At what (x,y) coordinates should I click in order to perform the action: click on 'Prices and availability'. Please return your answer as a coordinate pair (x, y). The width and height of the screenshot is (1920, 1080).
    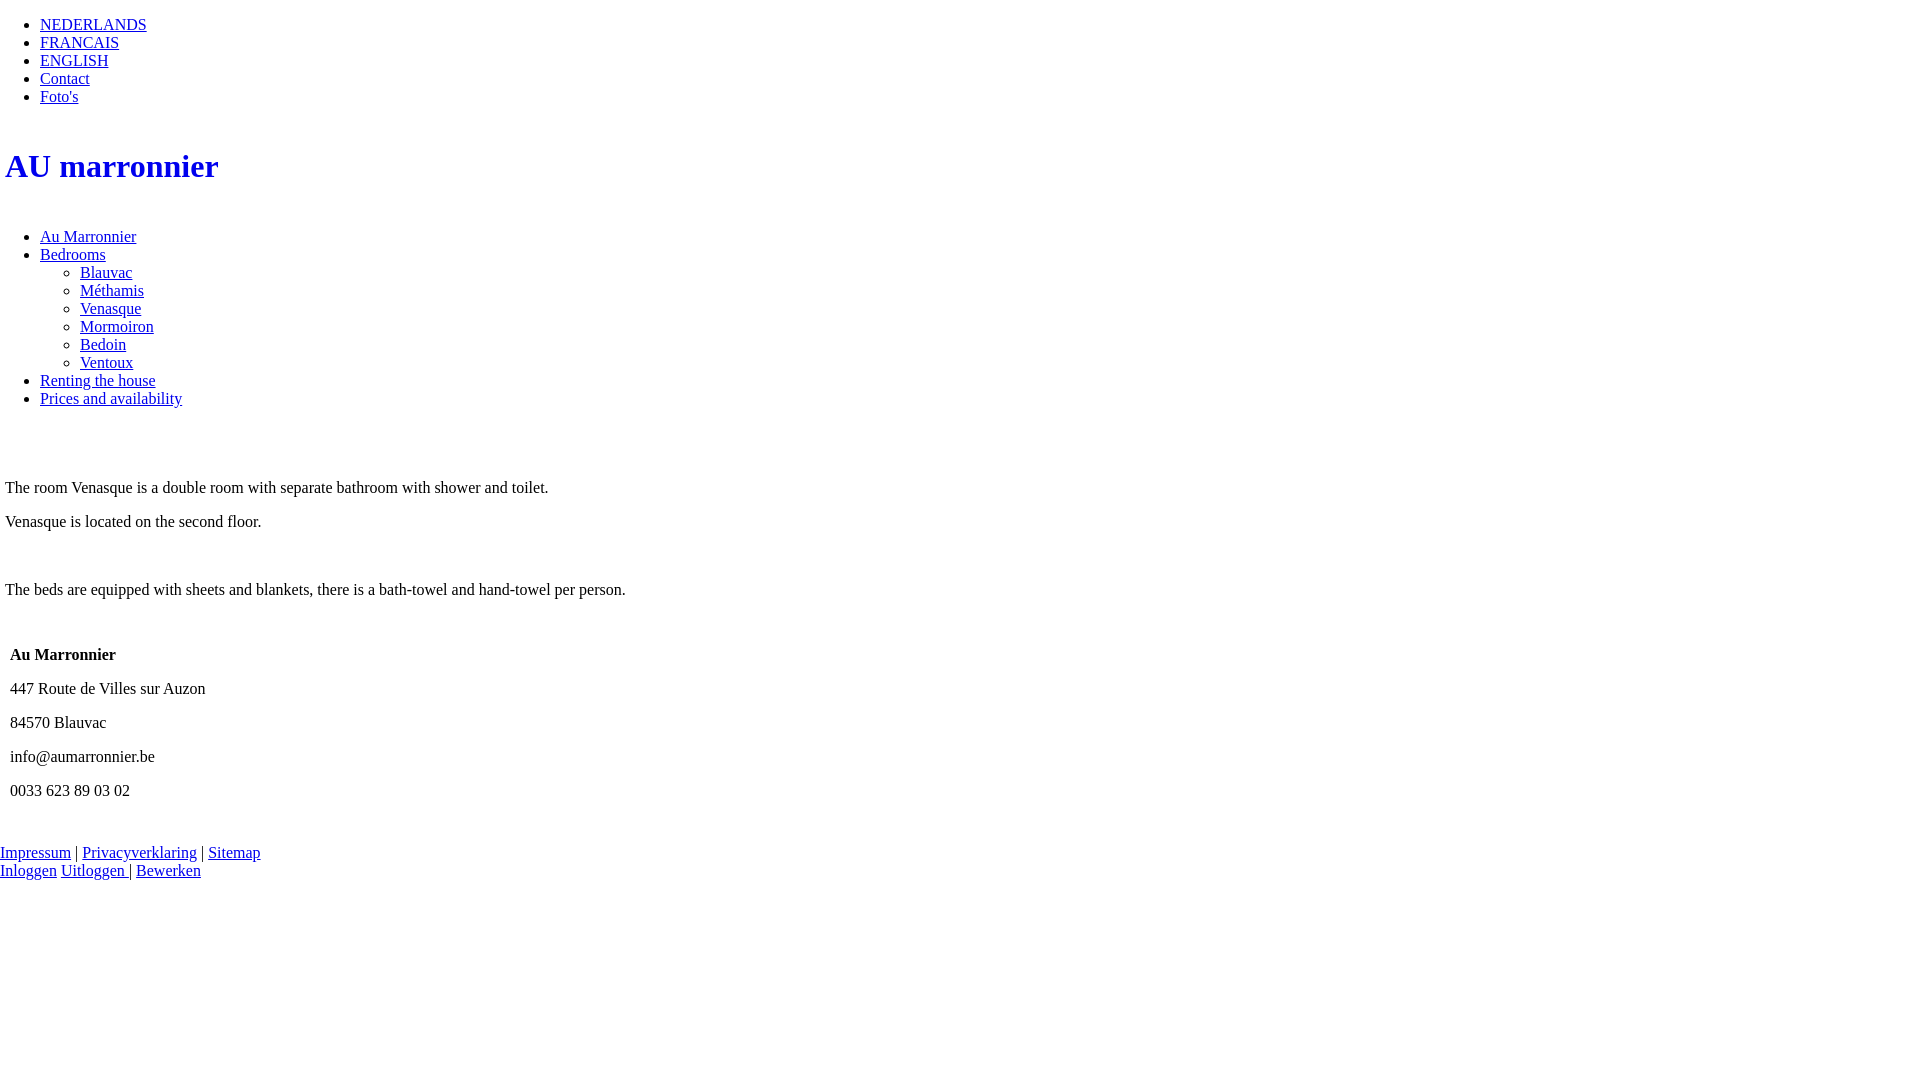
    Looking at the image, I should click on (39, 398).